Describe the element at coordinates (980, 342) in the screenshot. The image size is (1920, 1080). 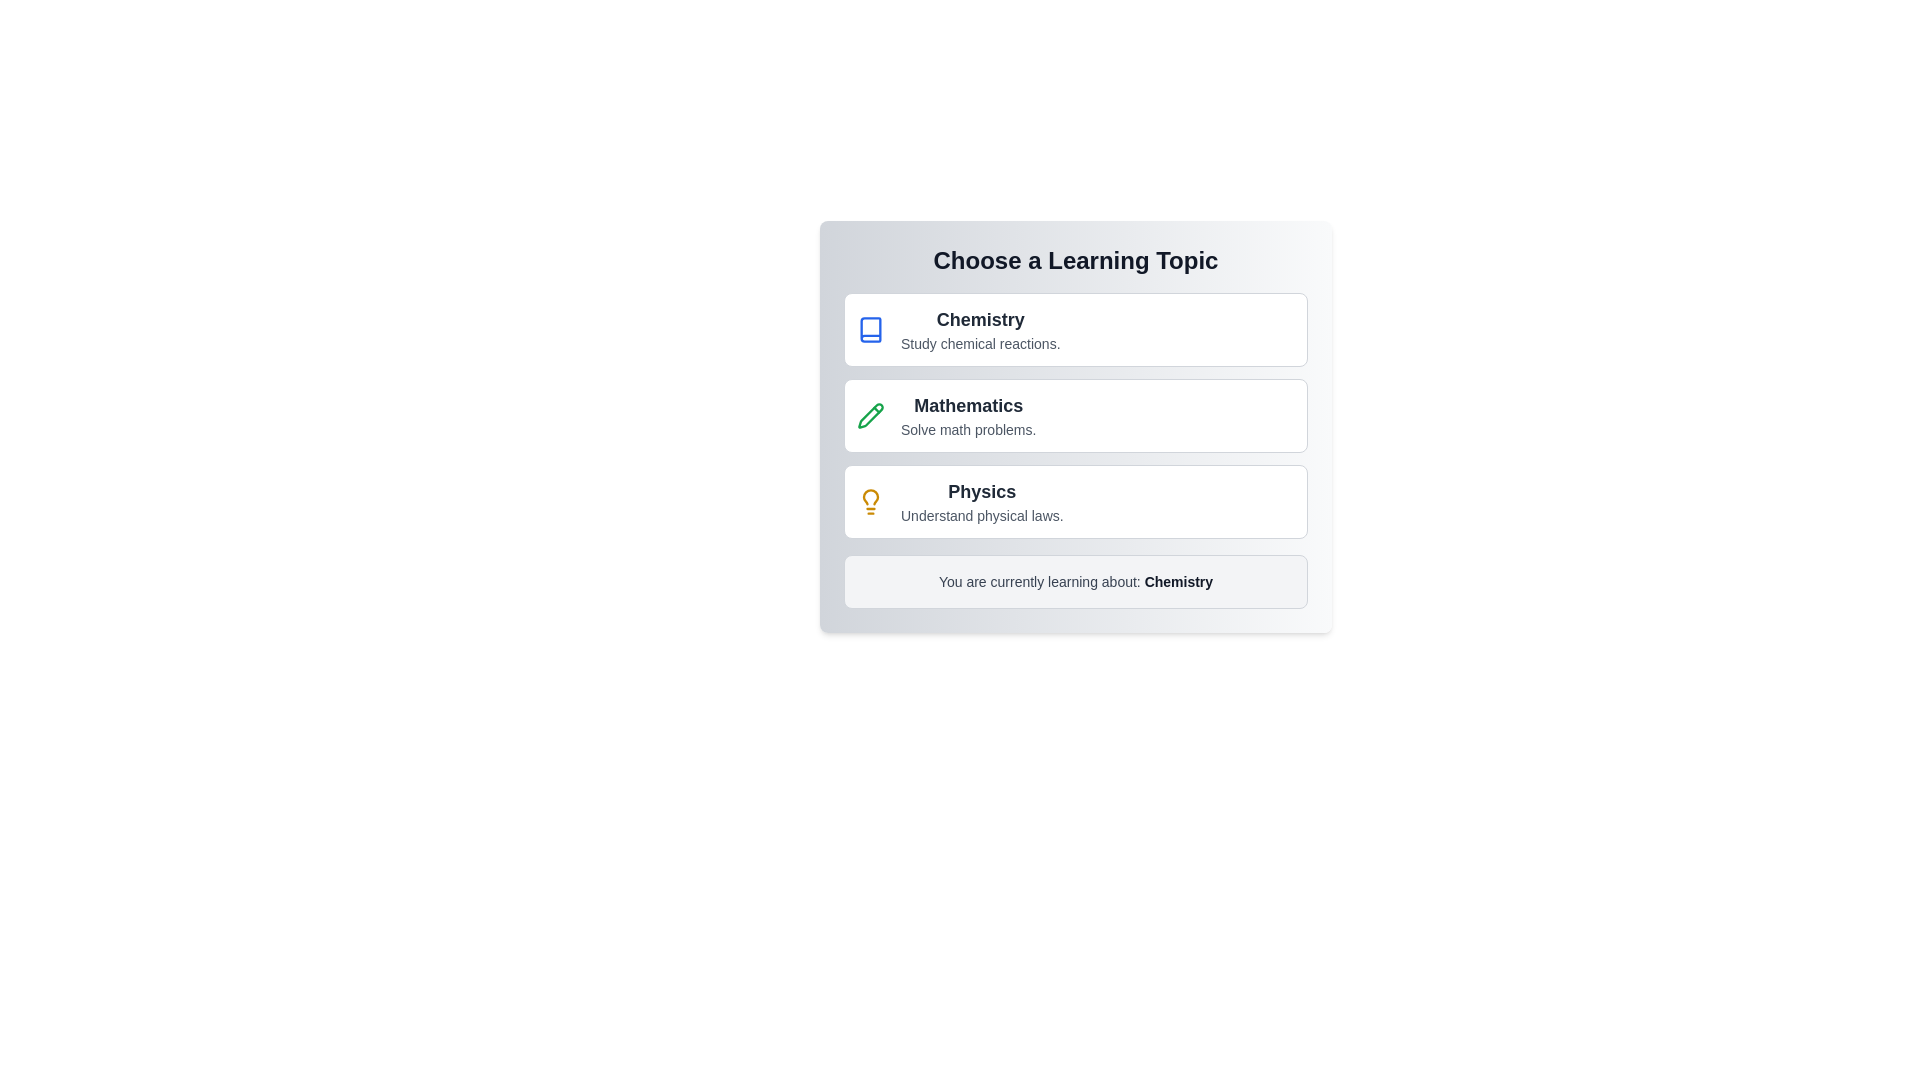
I see `the static text element displaying the phrase 'Study chemical reactions.' which is positioned under the title 'Chemistry' within a card-like selection box` at that location.